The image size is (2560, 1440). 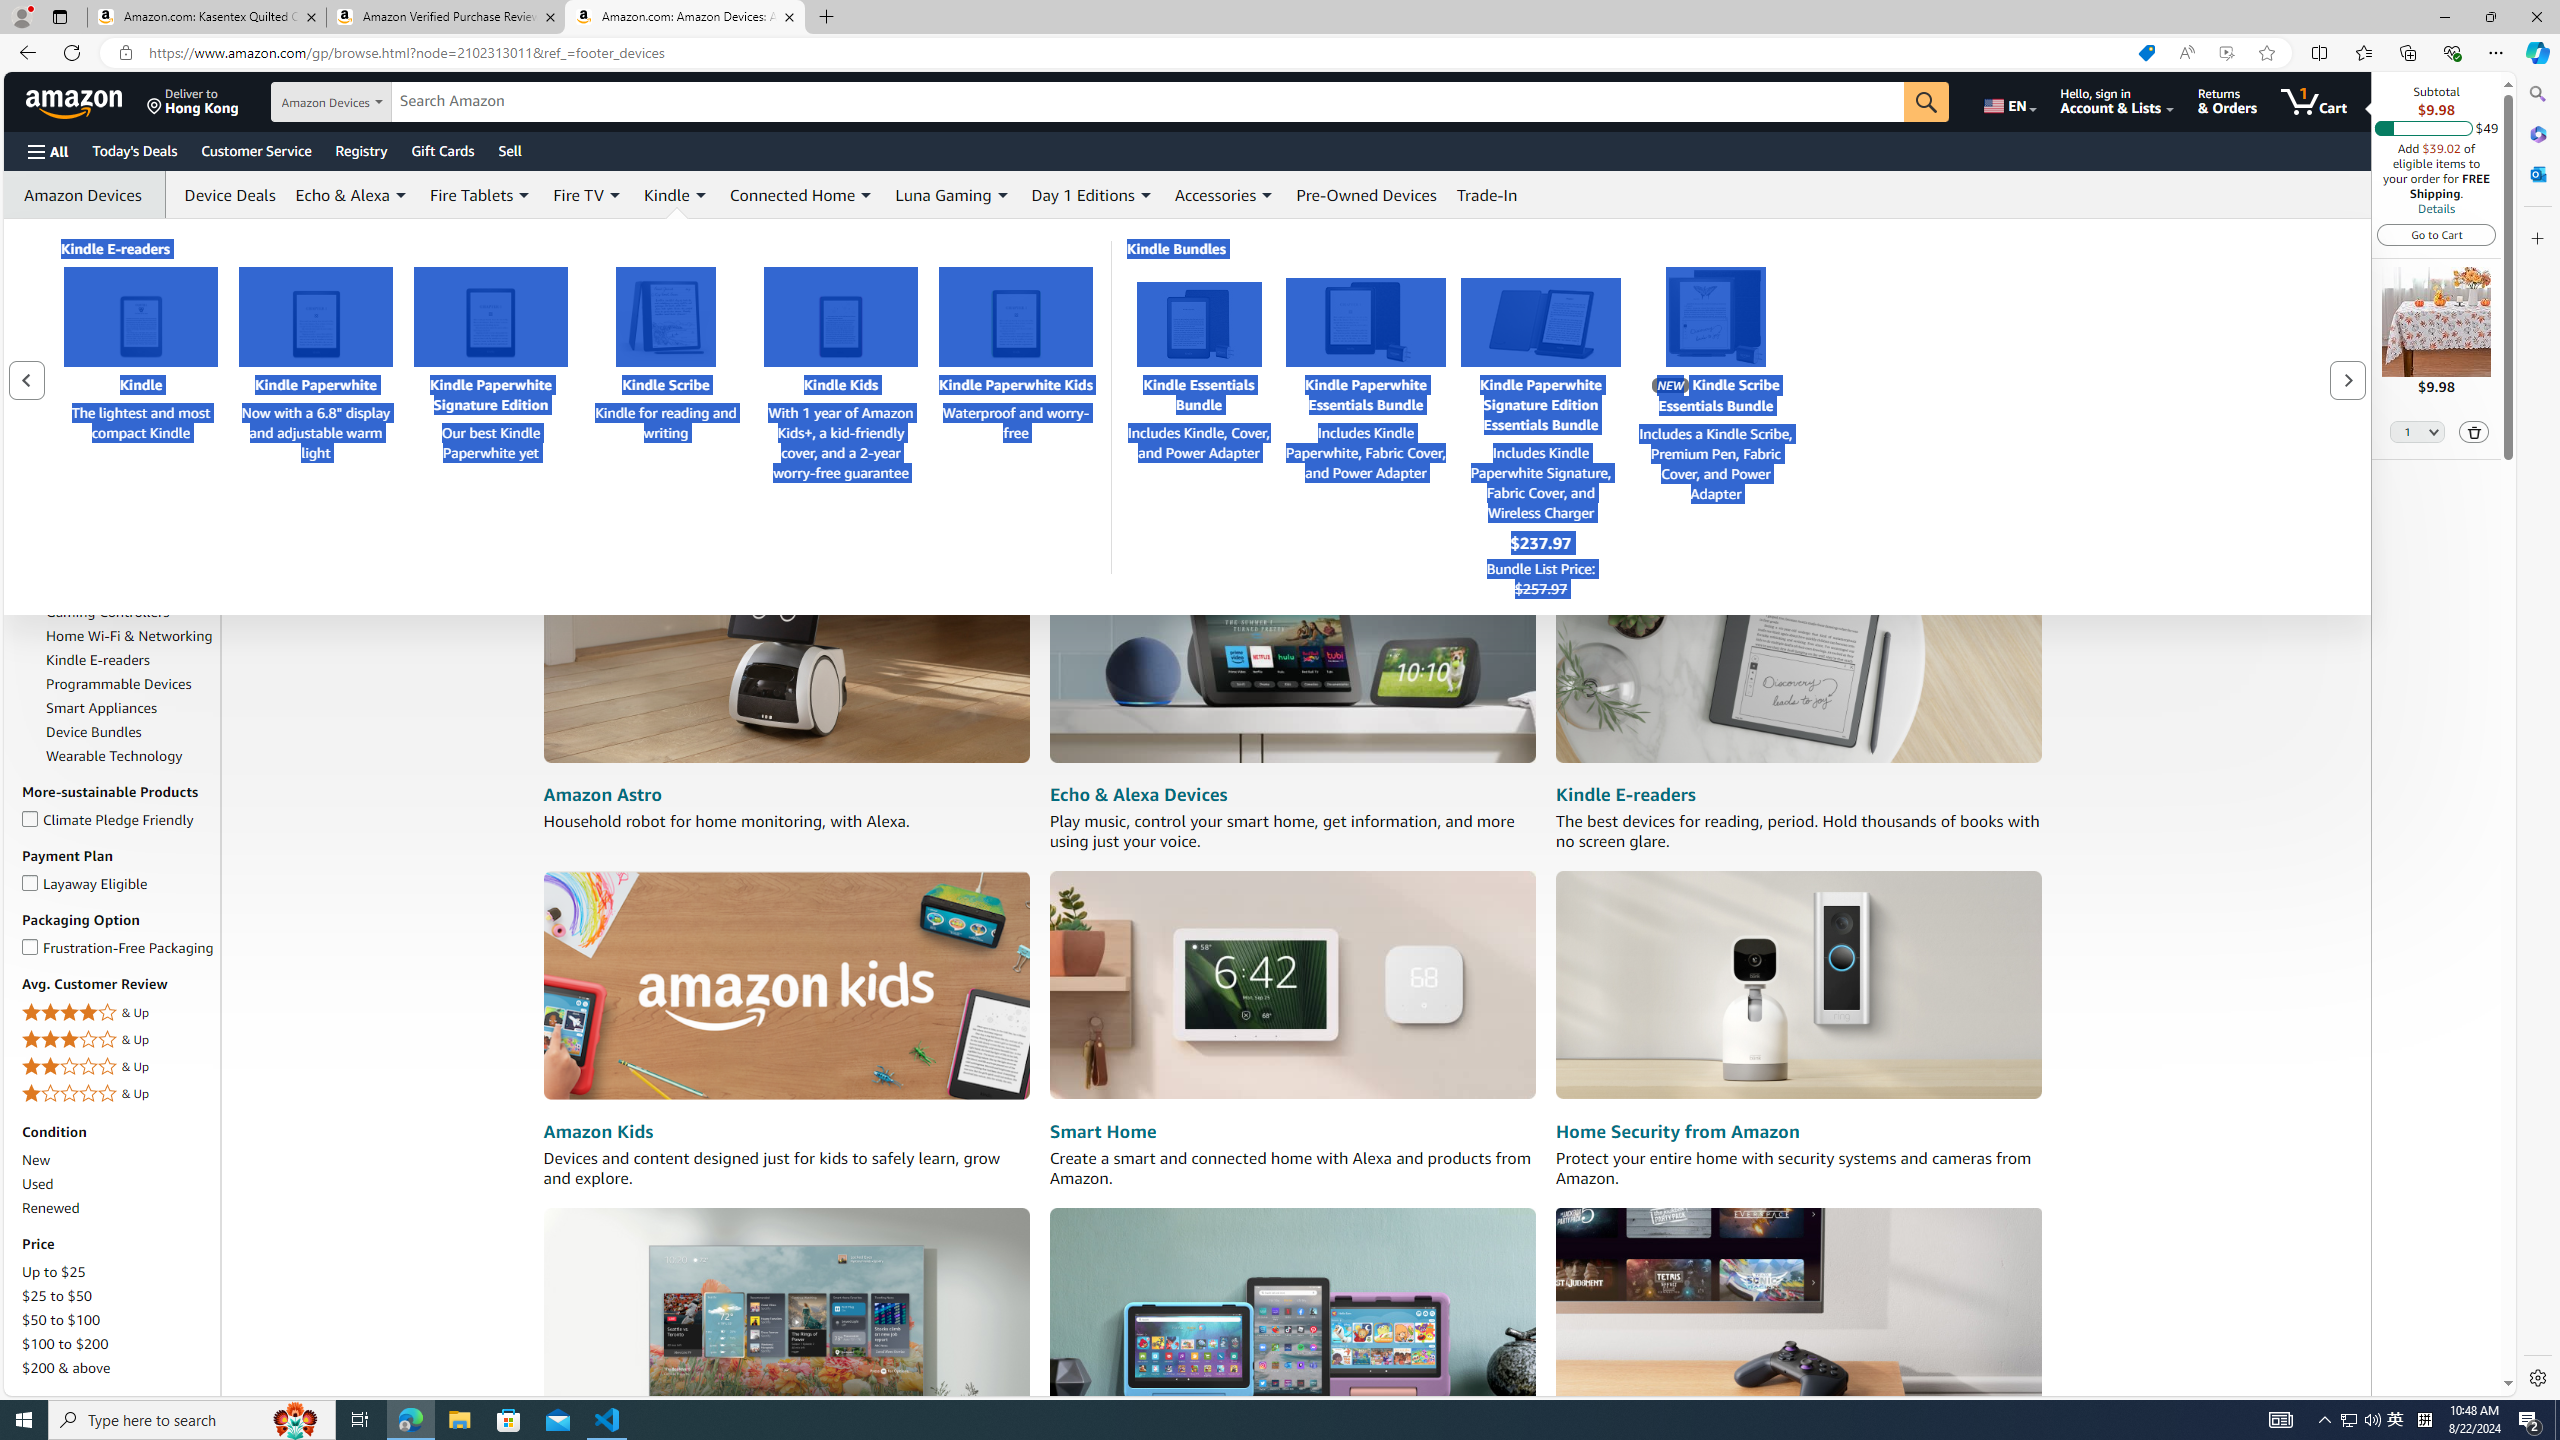 What do you see at coordinates (118, 1094) in the screenshot?
I see `'1 Star & Up& Up'` at bounding box center [118, 1094].